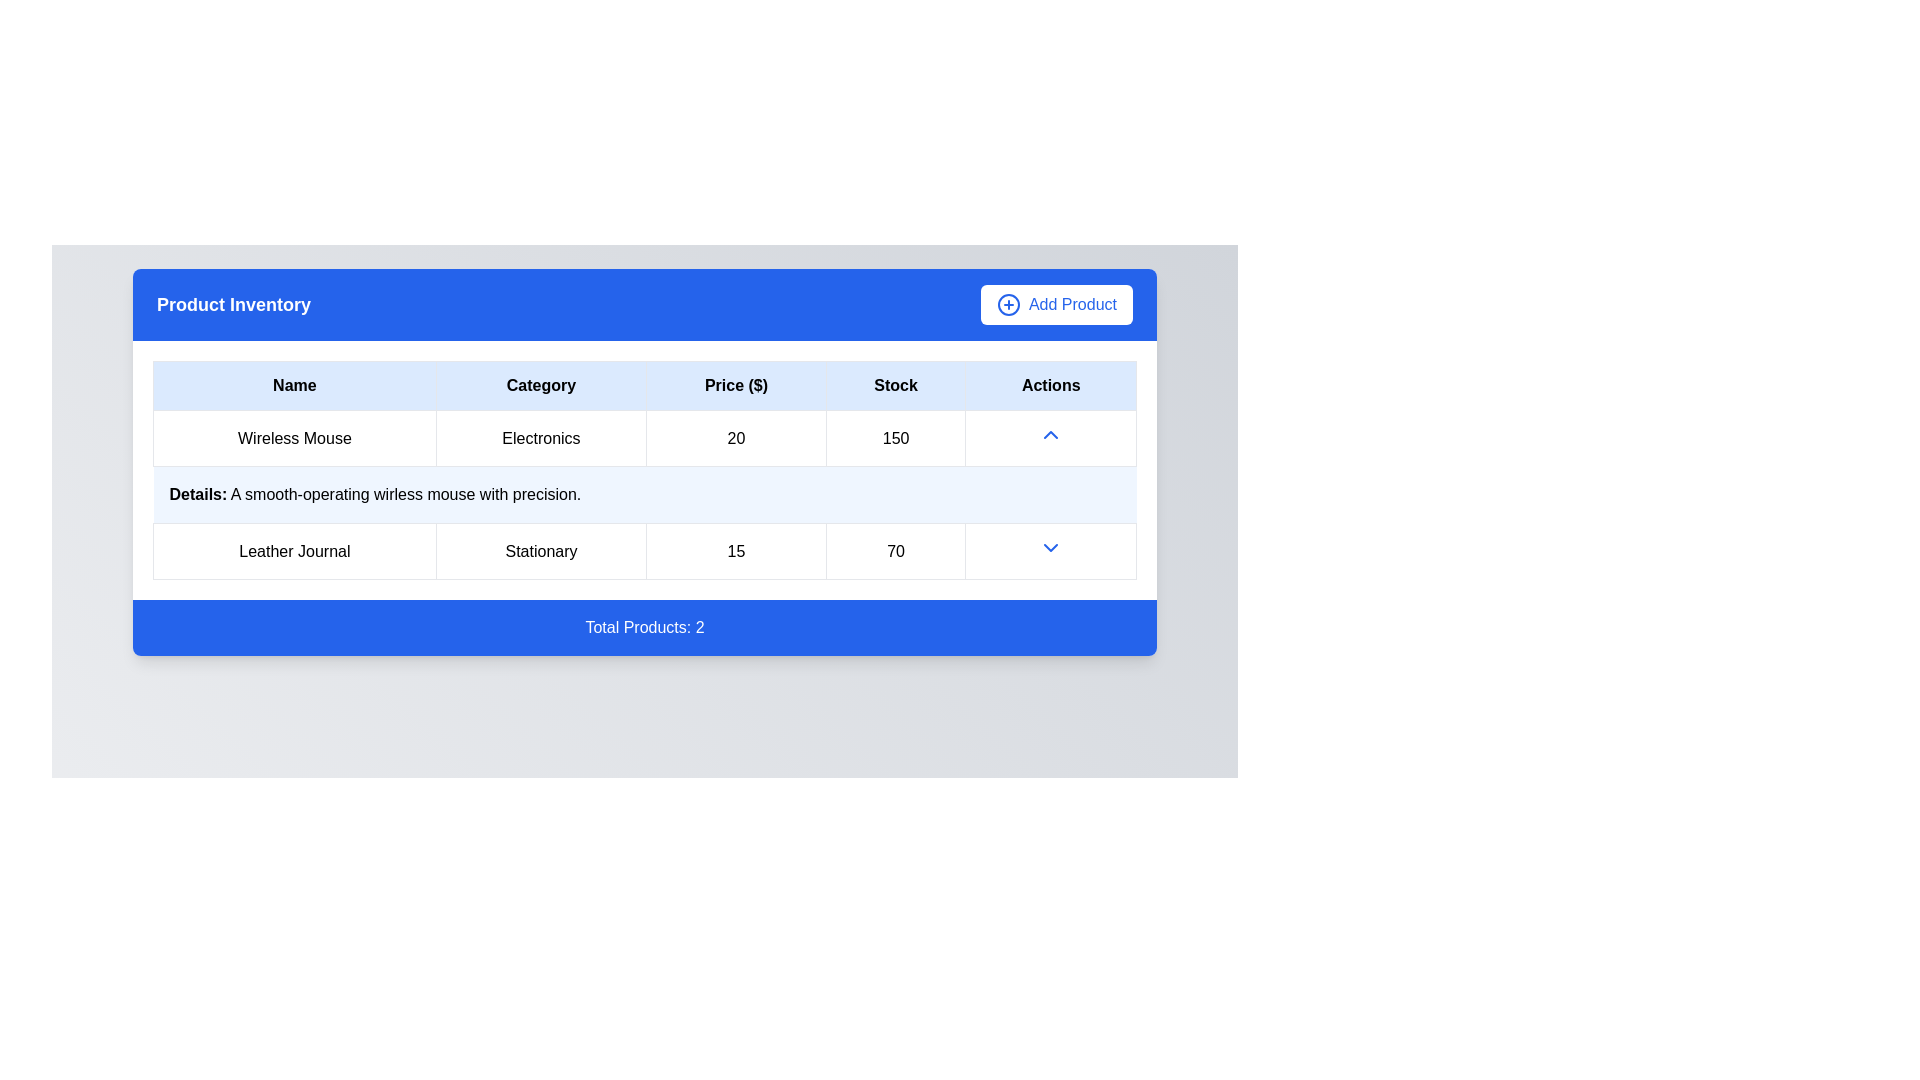  What do you see at coordinates (293, 437) in the screenshot?
I see `the 'Wireless Mouse' label in the 'Product Inventory' section, which is styled with black font on a white background and is the first cell under the 'Name' column` at bounding box center [293, 437].